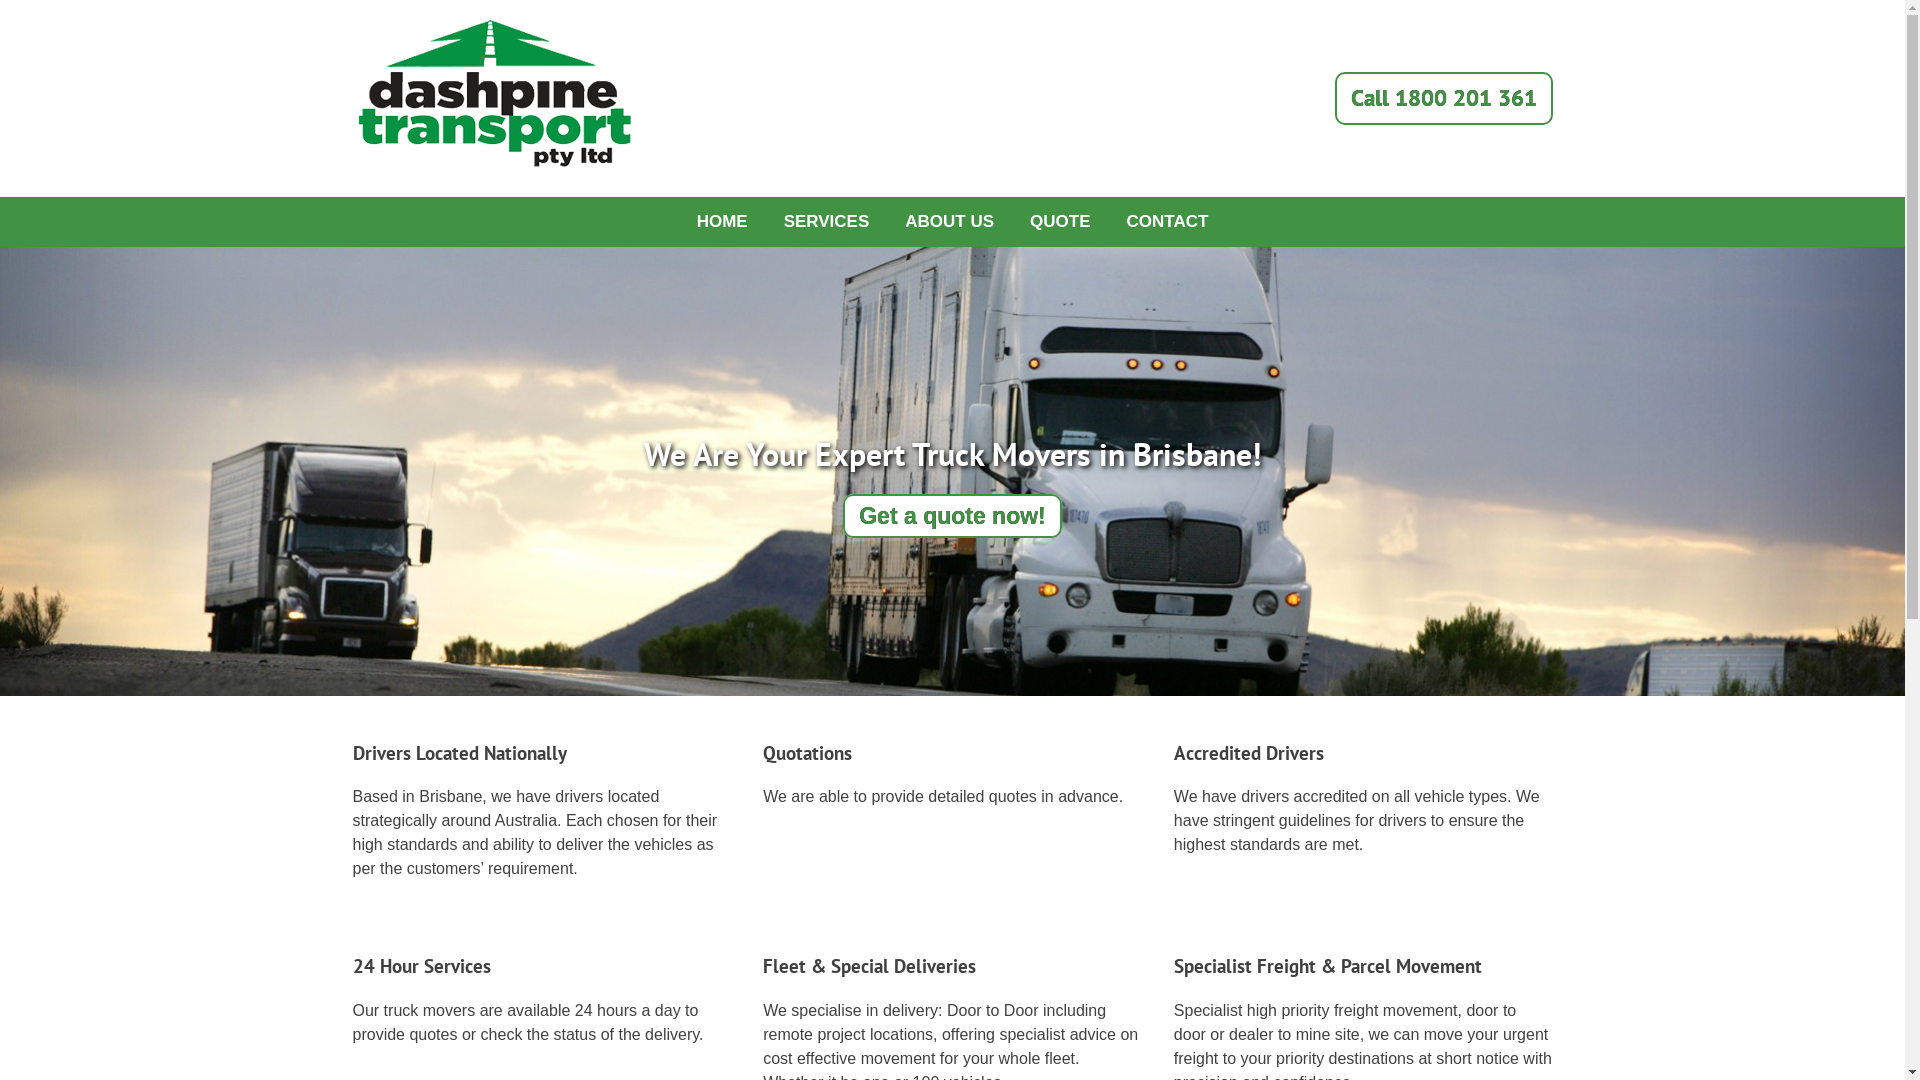  What do you see at coordinates (1167, 222) in the screenshot?
I see `'CONTACT'` at bounding box center [1167, 222].